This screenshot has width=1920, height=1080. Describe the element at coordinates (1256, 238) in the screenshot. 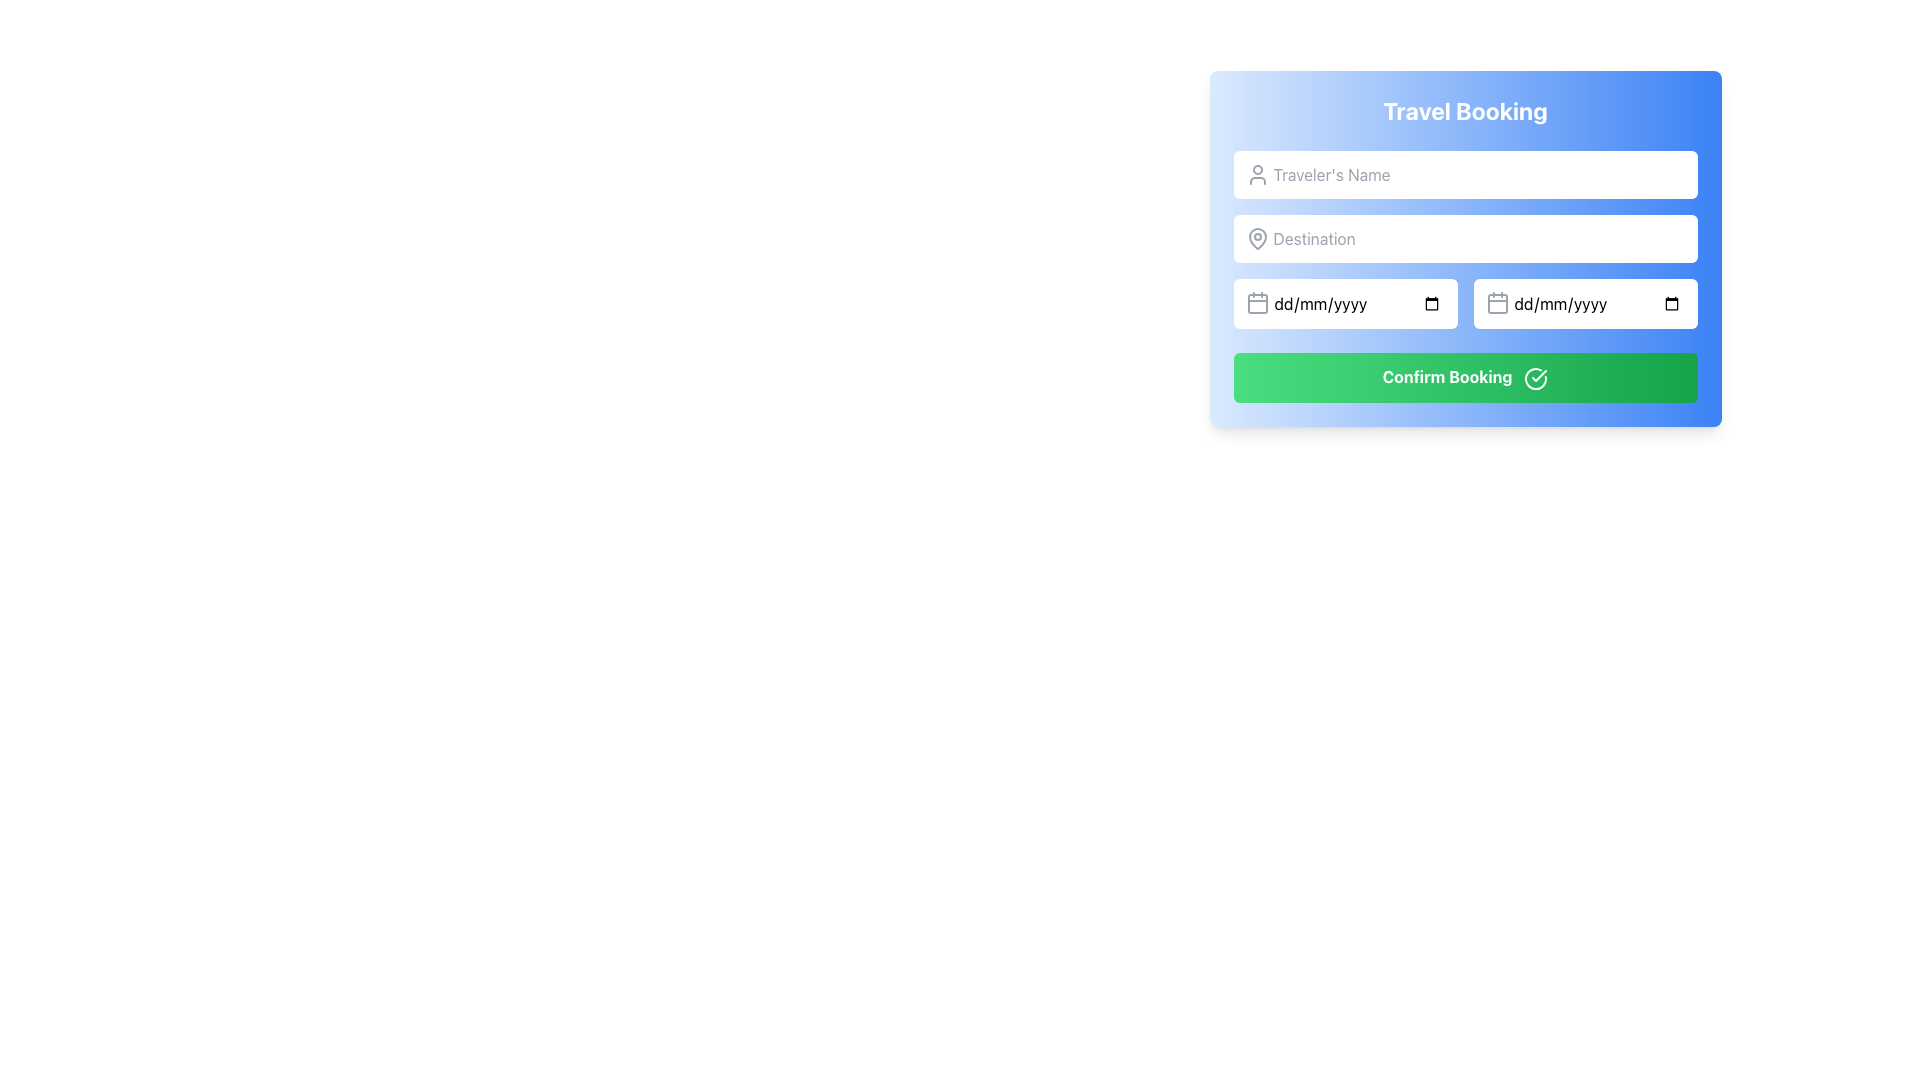

I see `the location icon in the 'Destination' input field of the travel booking form, which is the left-most icon in that field` at that location.